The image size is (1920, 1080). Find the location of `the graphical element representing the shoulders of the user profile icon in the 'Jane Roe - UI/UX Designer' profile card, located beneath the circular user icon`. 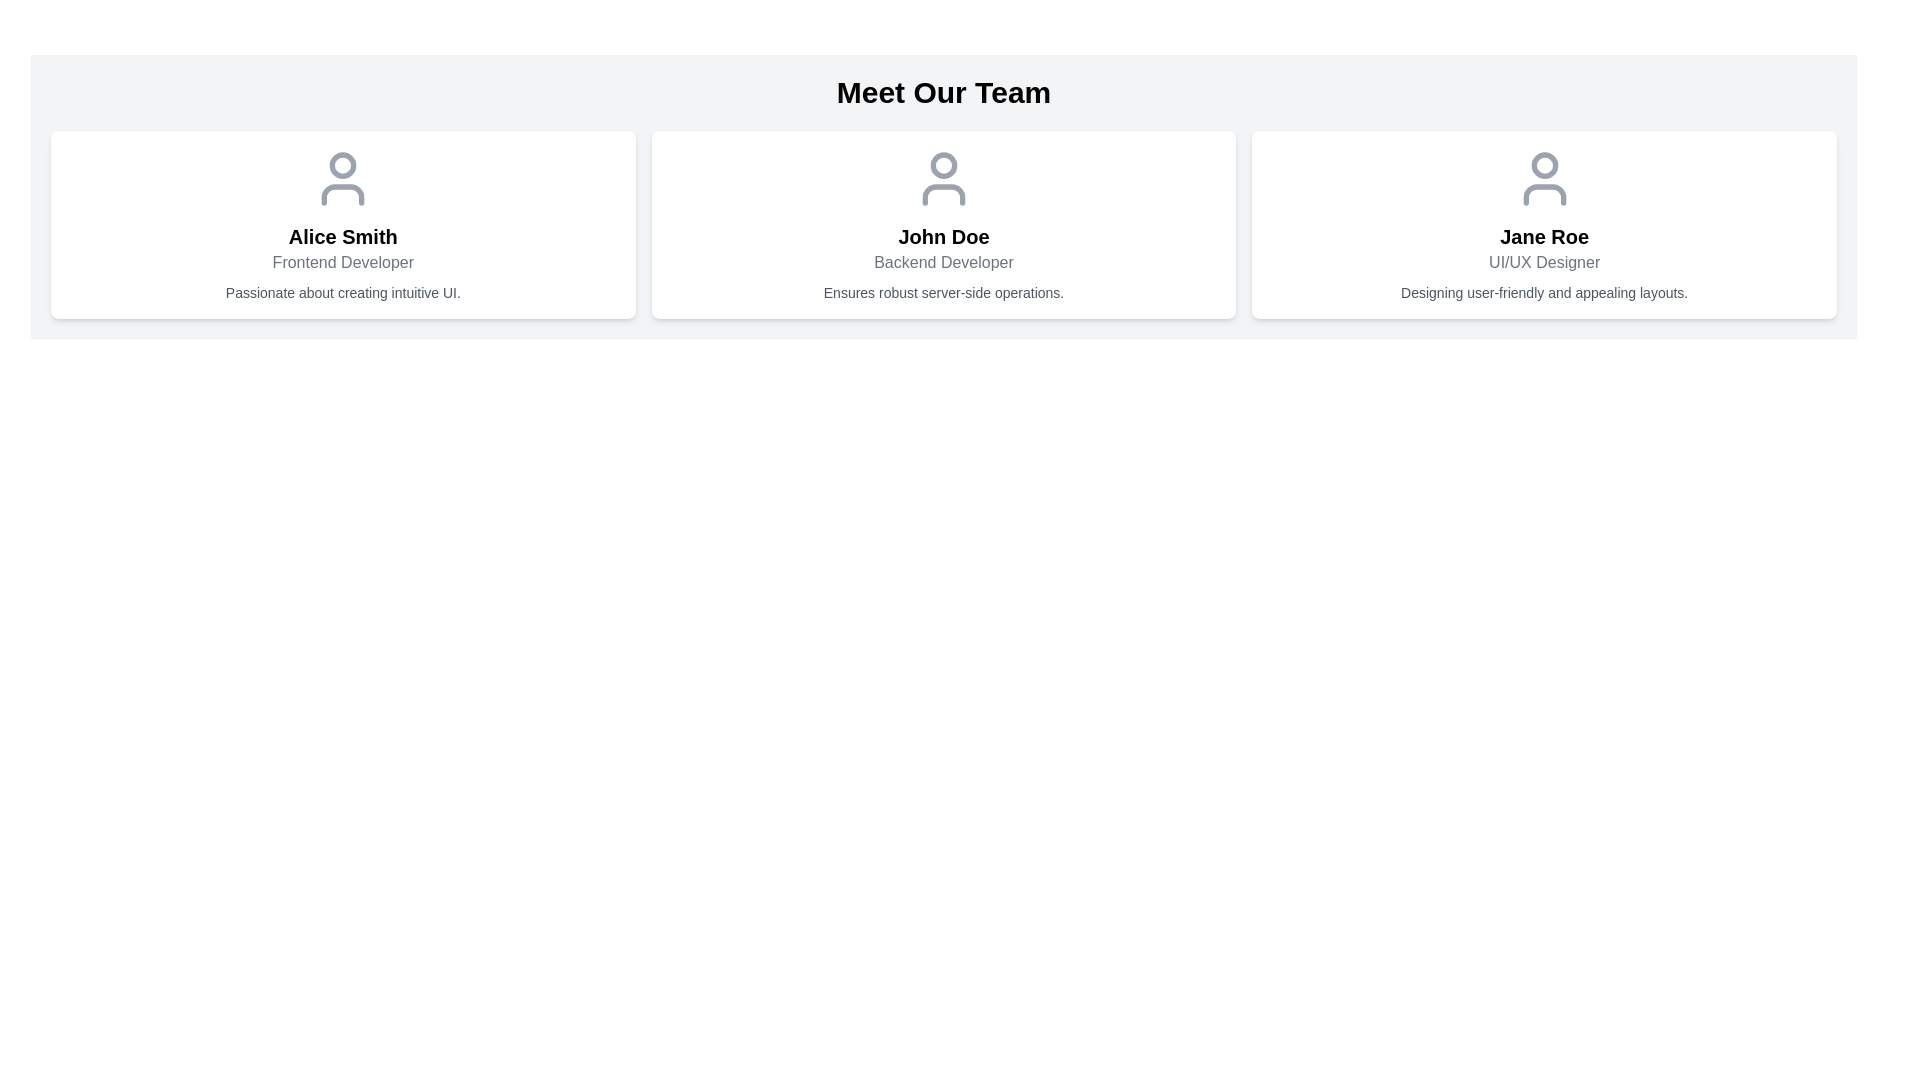

the graphical element representing the shoulders of the user profile icon in the 'Jane Roe - UI/UX Designer' profile card, located beneath the circular user icon is located at coordinates (1543, 195).